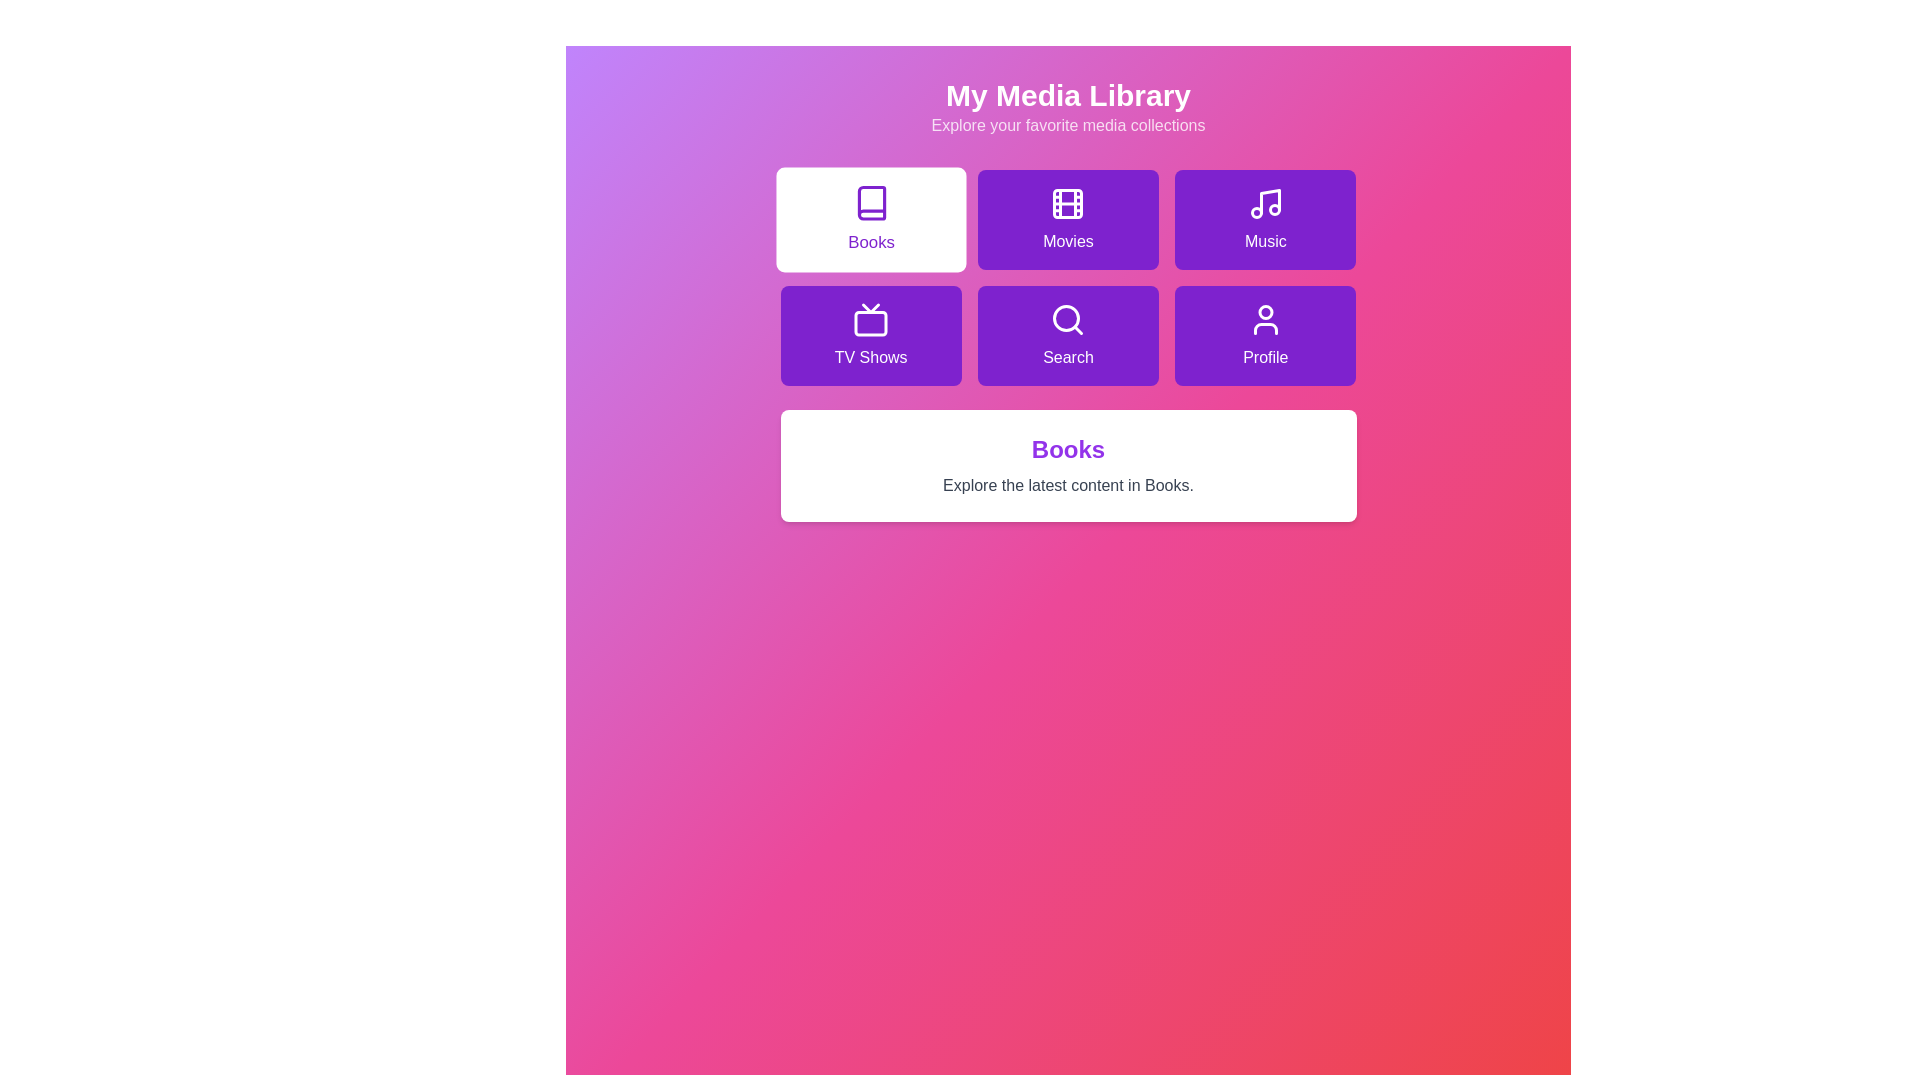  Describe the element at coordinates (1067, 241) in the screenshot. I see `the 'Movies' tile label` at that location.